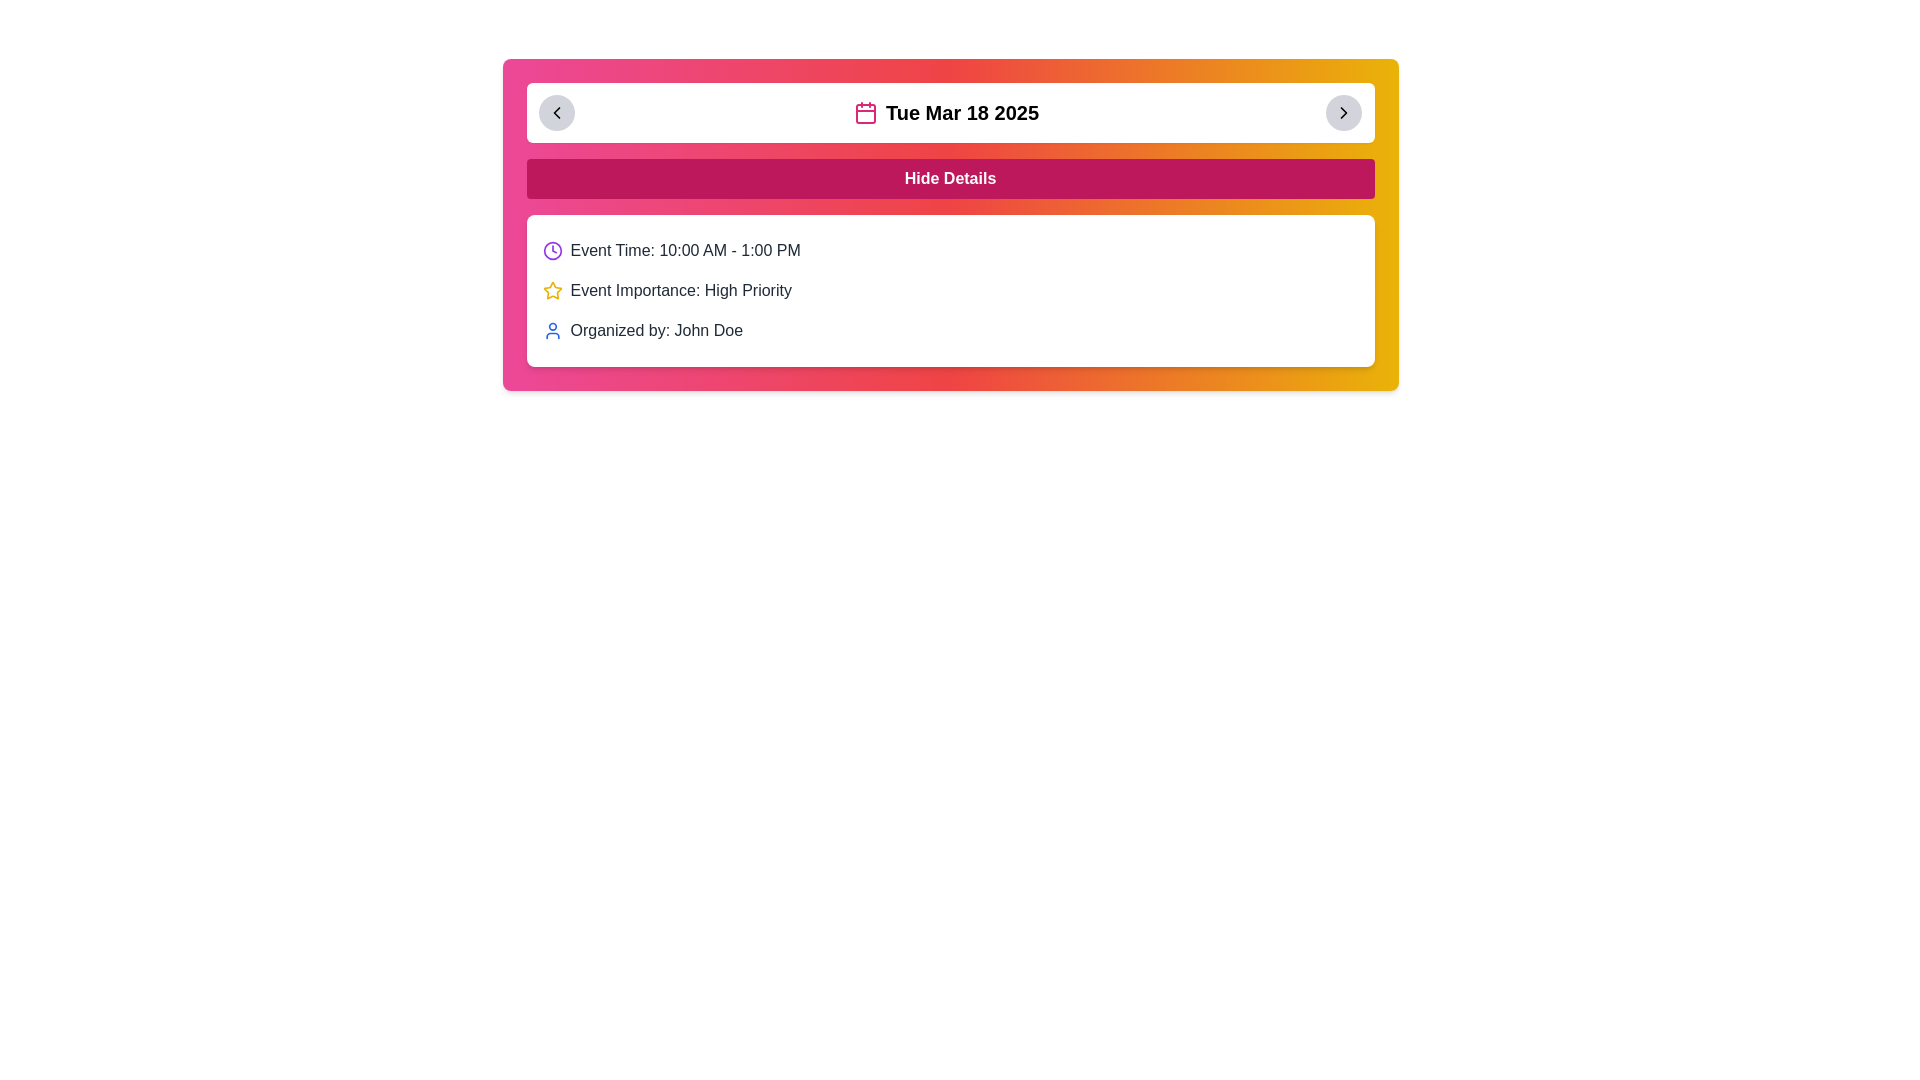 The height and width of the screenshot is (1080, 1920). Describe the element at coordinates (865, 114) in the screenshot. I see `the decorative rectangle inside the calendar icon located to the right of the header text 'Tue Mar 18 2025'` at that location.